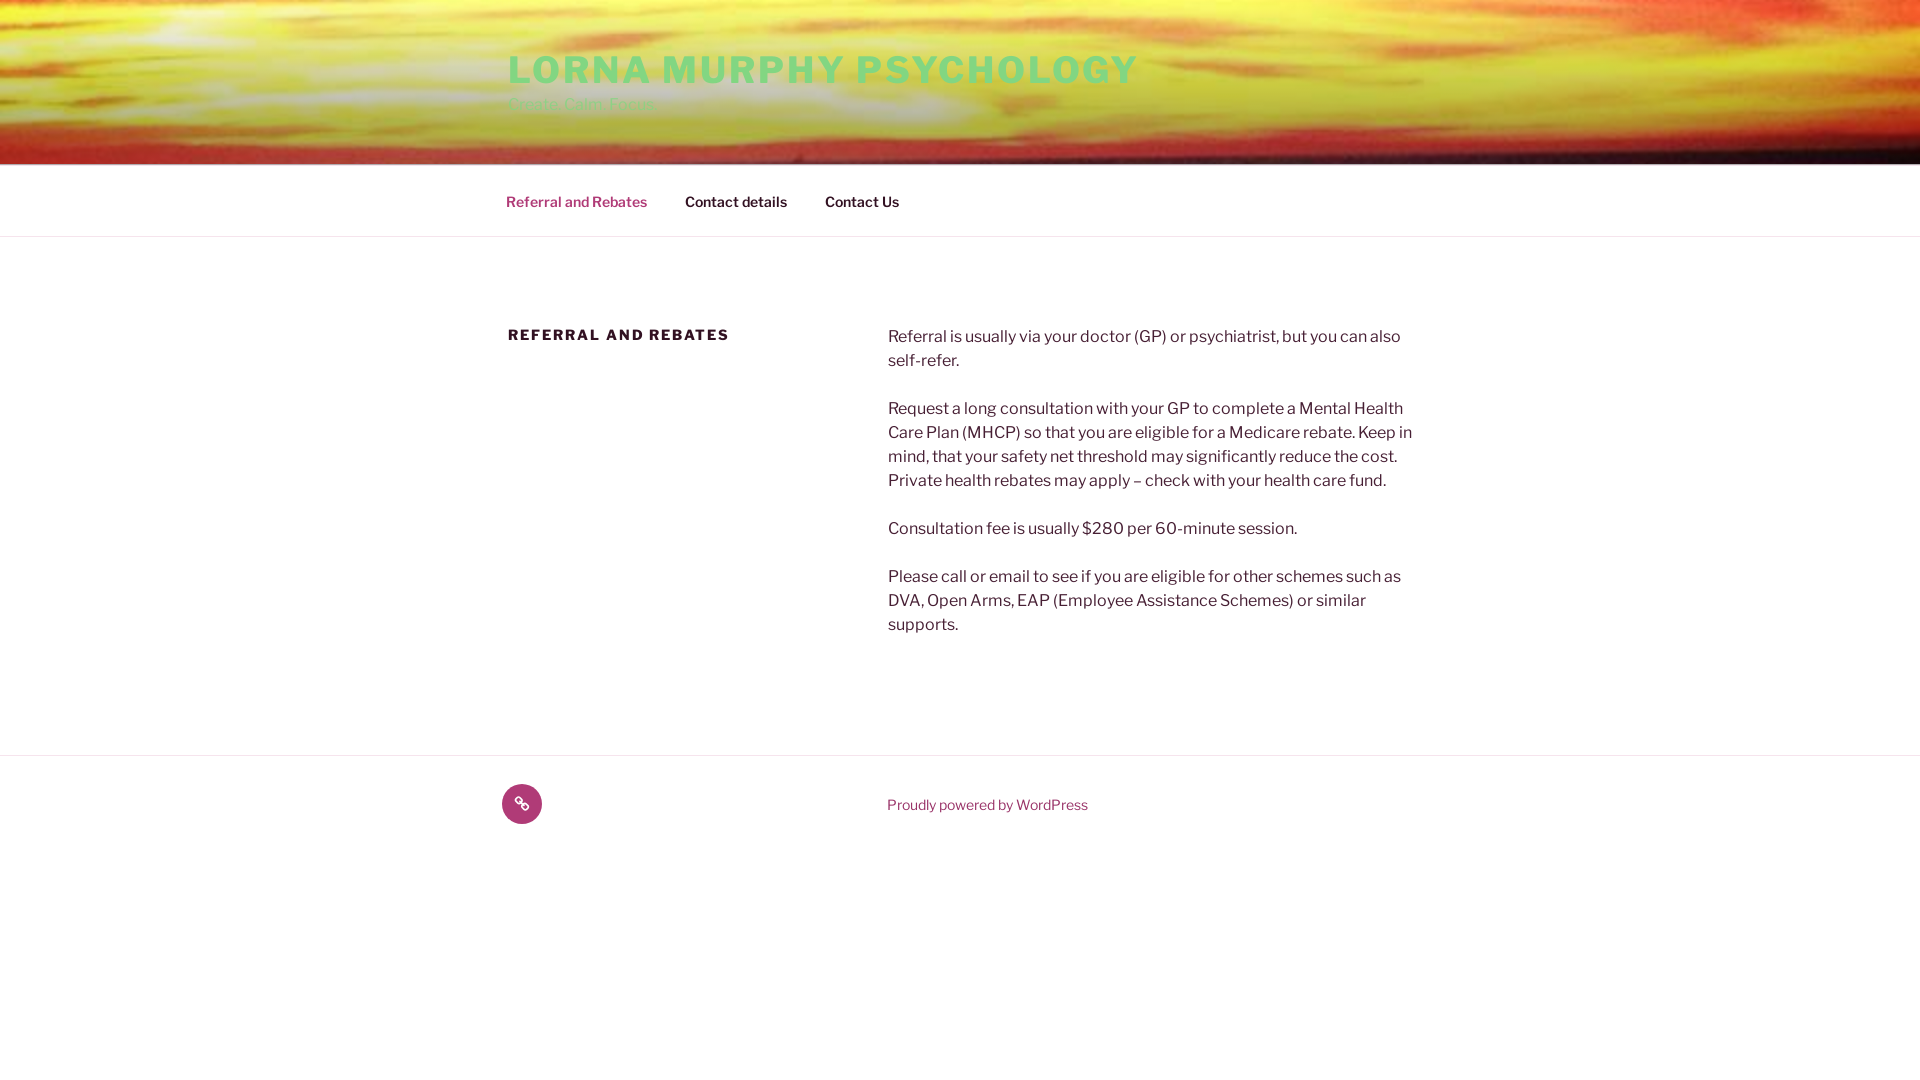  I want to click on 'Referral and Rebates', so click(488, 200).